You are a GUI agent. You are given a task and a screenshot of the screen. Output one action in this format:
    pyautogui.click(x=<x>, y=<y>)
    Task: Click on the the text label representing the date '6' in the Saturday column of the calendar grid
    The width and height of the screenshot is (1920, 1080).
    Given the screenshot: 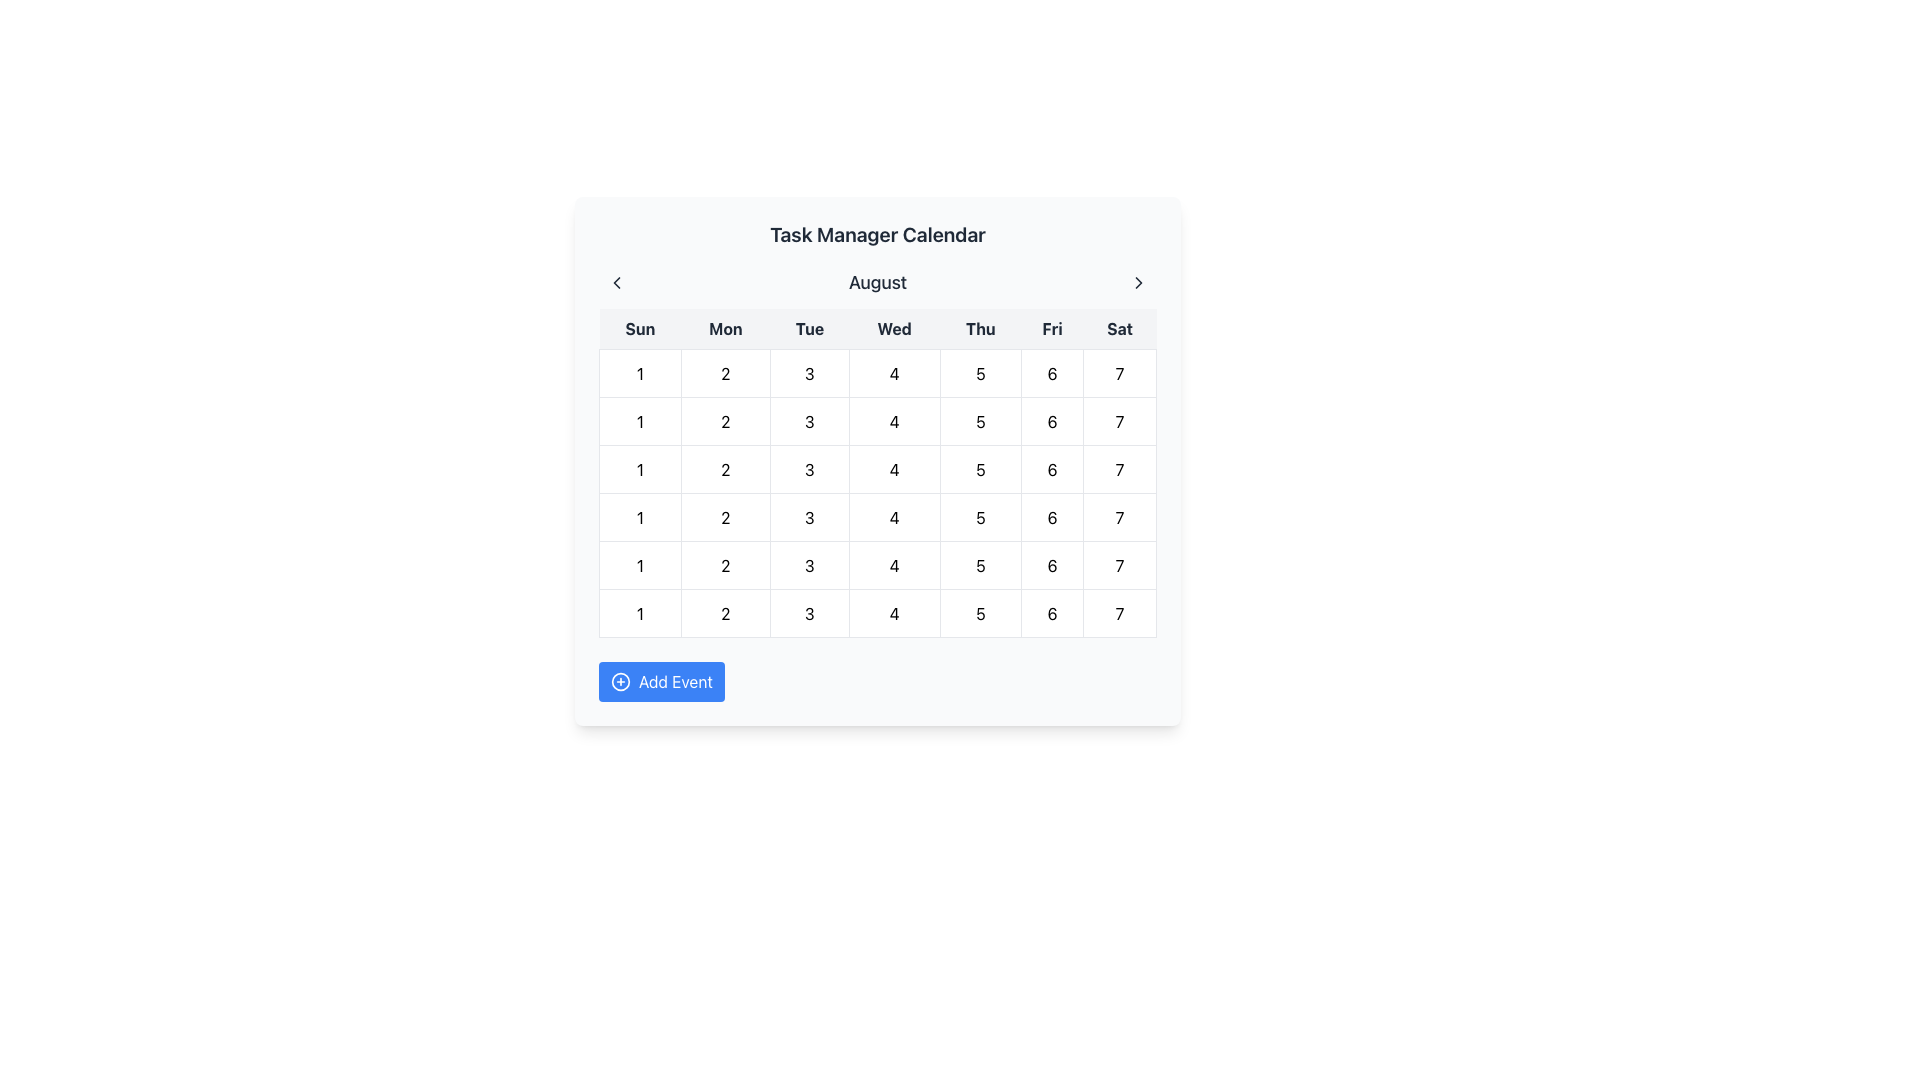 What is the action you would take?
    pyautogui.click(x=1051, y=420)
    